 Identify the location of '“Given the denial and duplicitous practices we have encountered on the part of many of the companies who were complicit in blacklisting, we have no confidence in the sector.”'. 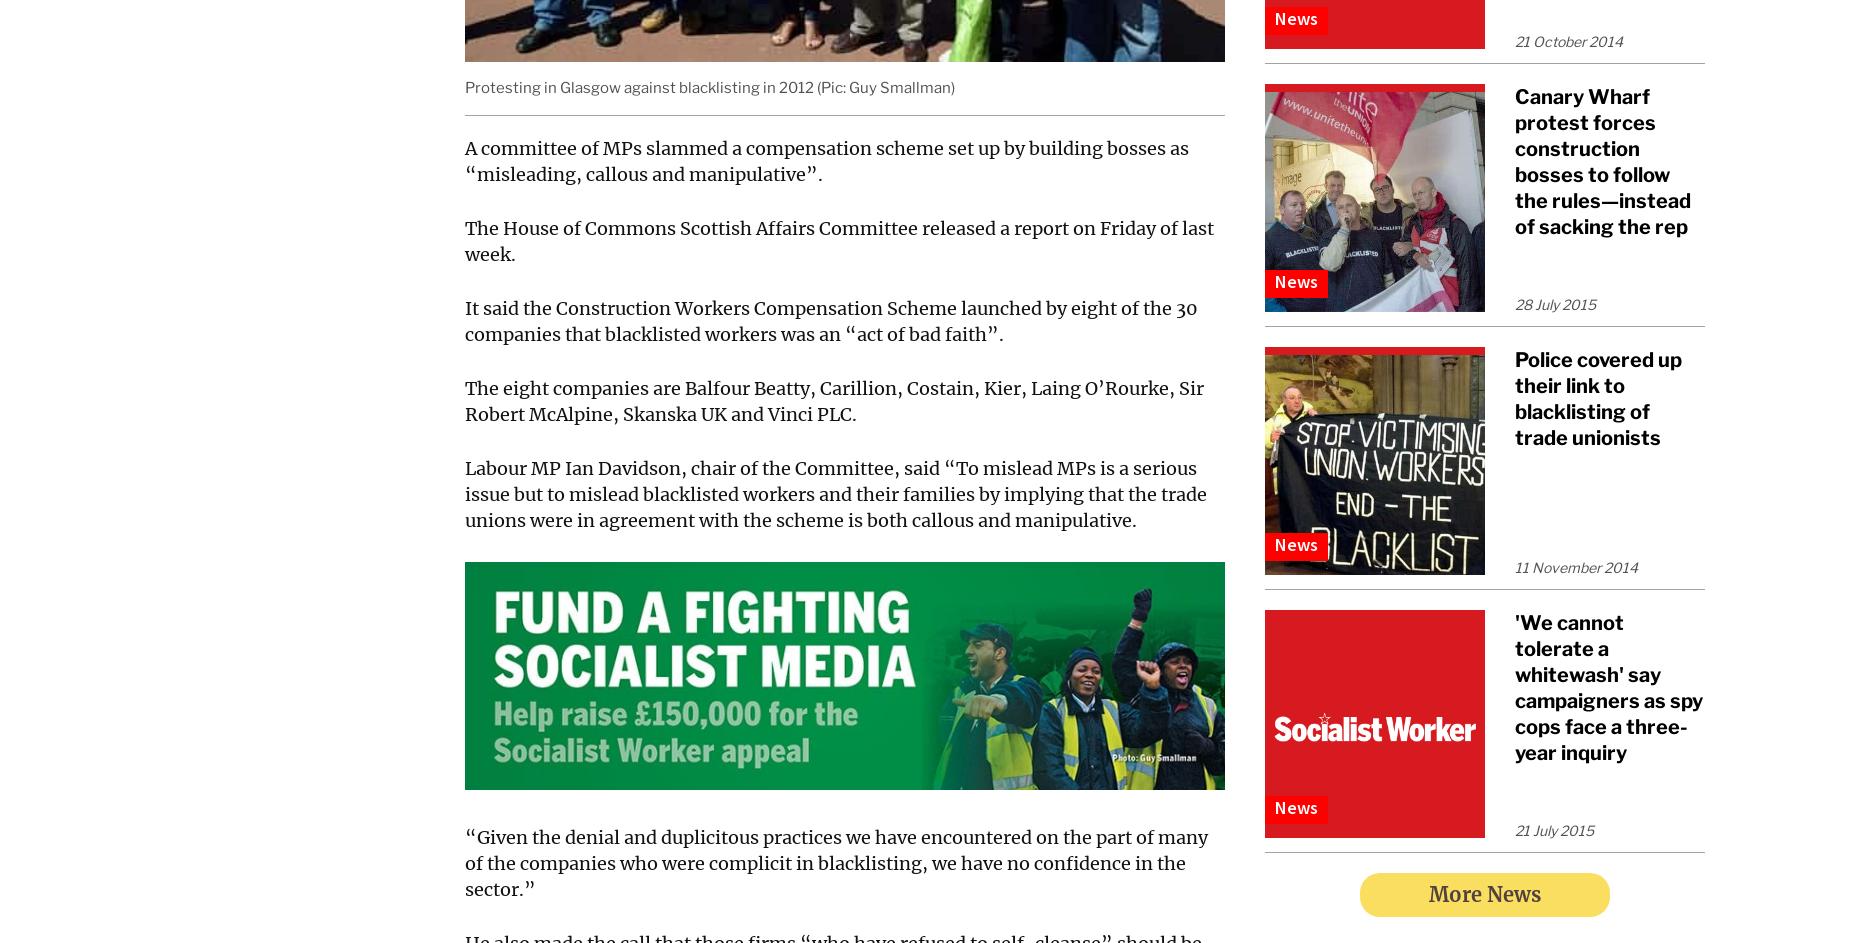
(836, 863).